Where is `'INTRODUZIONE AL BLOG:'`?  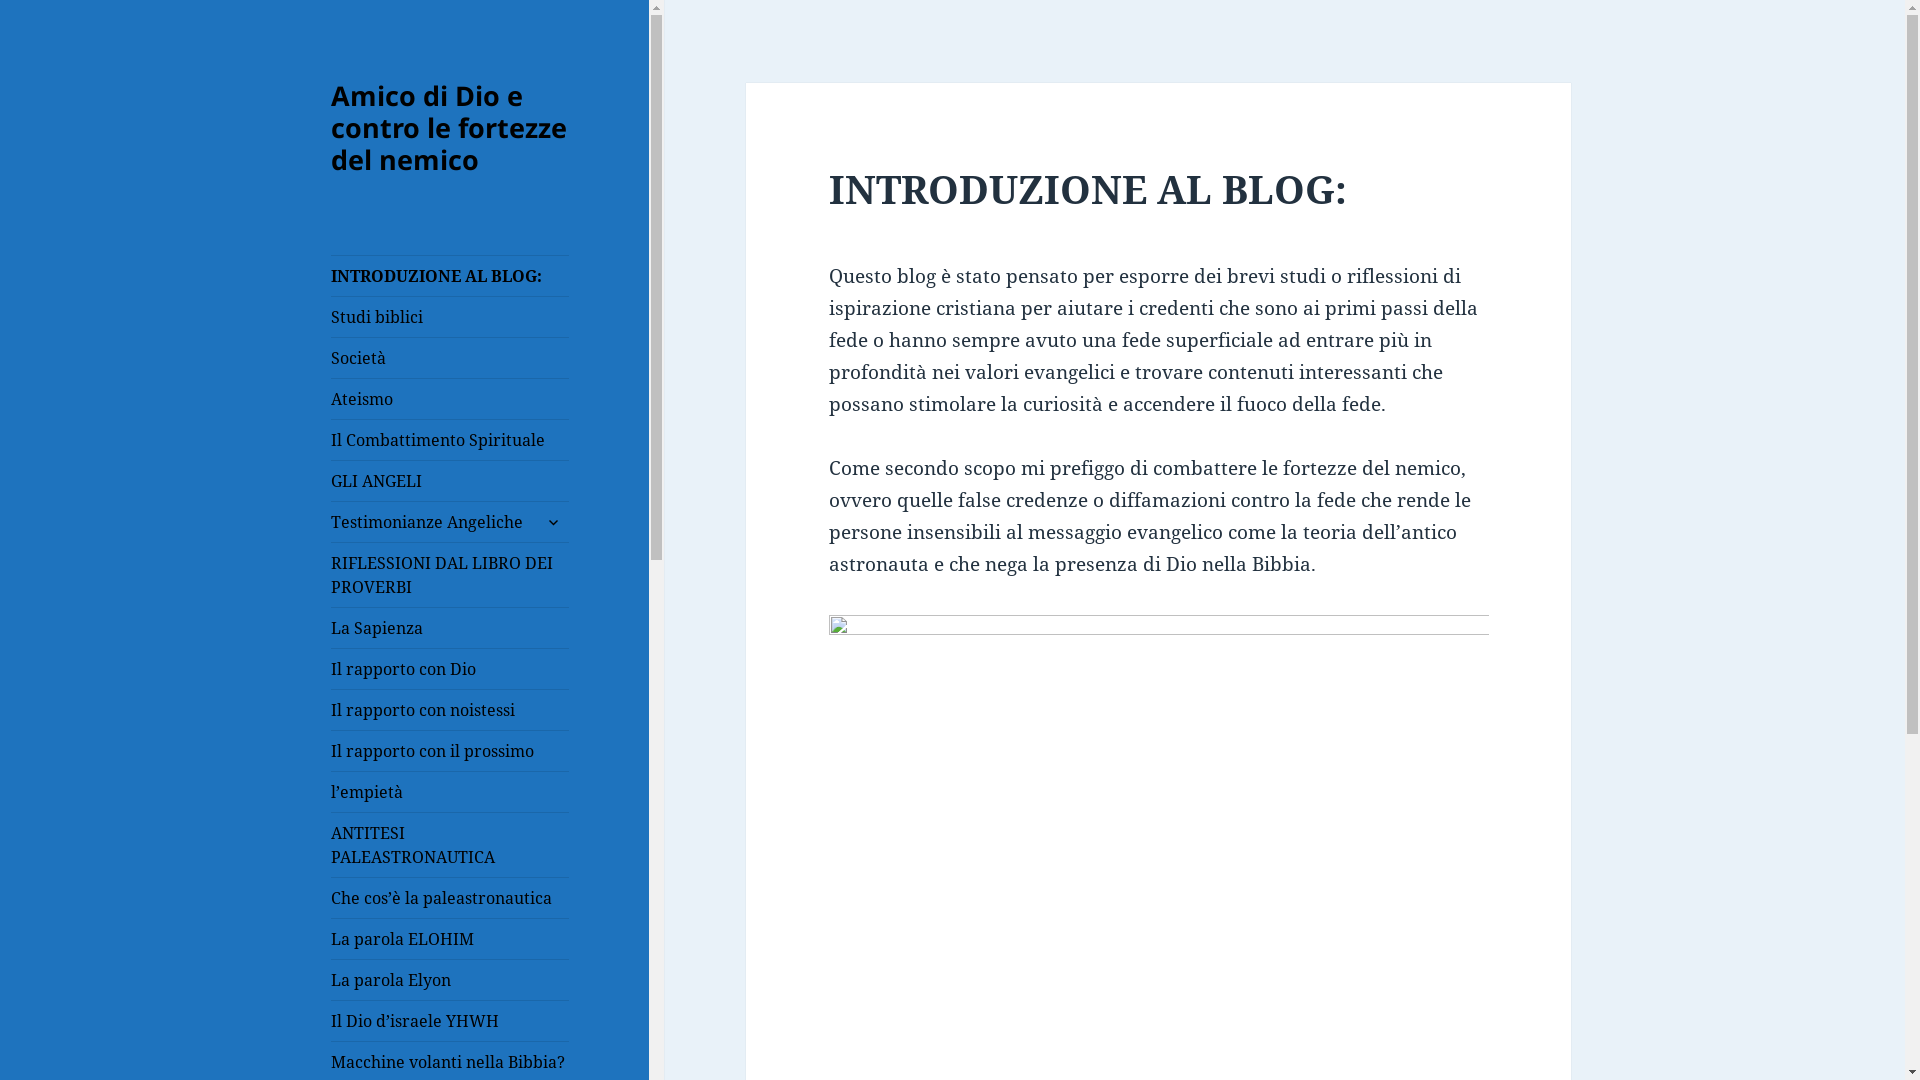 'INTRODUZIONE AL BLOG:' is located at coordinates (449, 276).